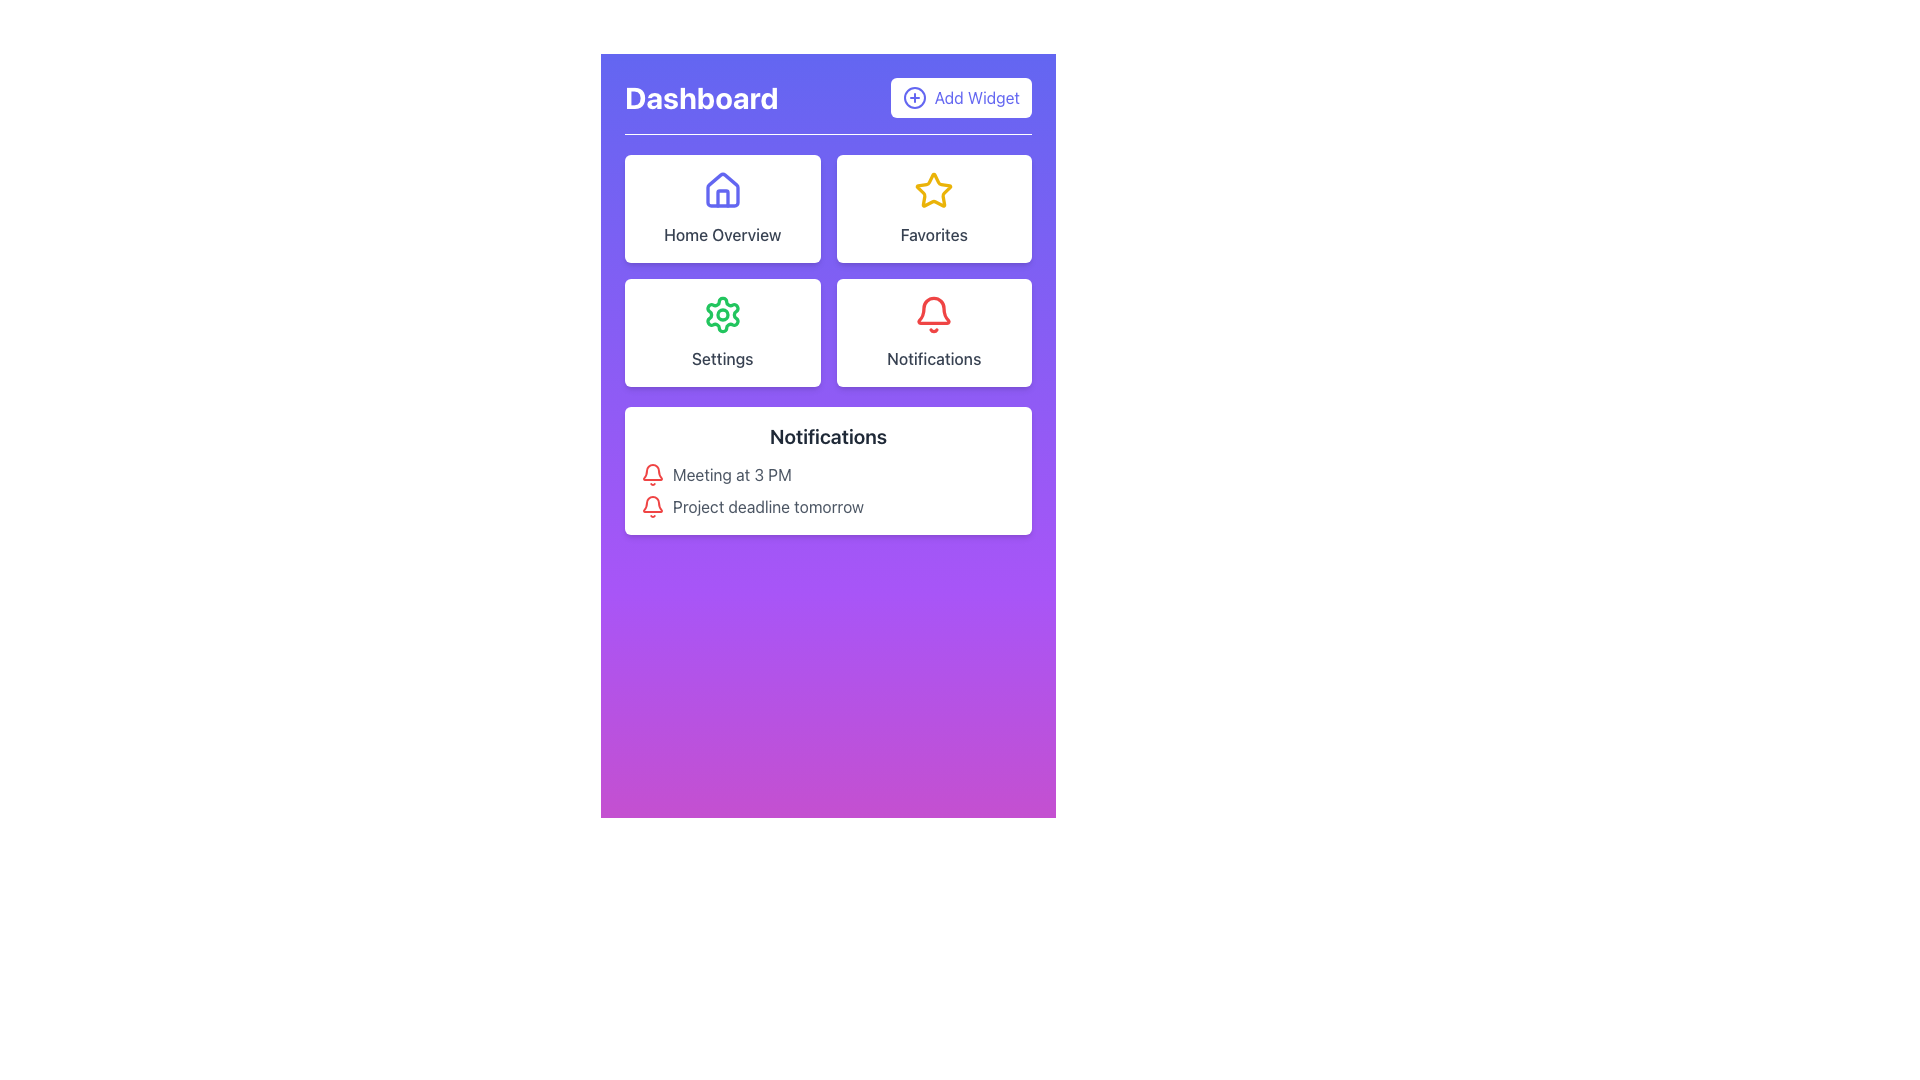  Describe the element at coordinates (652, 474) in the screenshot. I see `the stylized red bell icon located to the left of the text 'Meeting at 3 PM' in the notifications section` at that location.